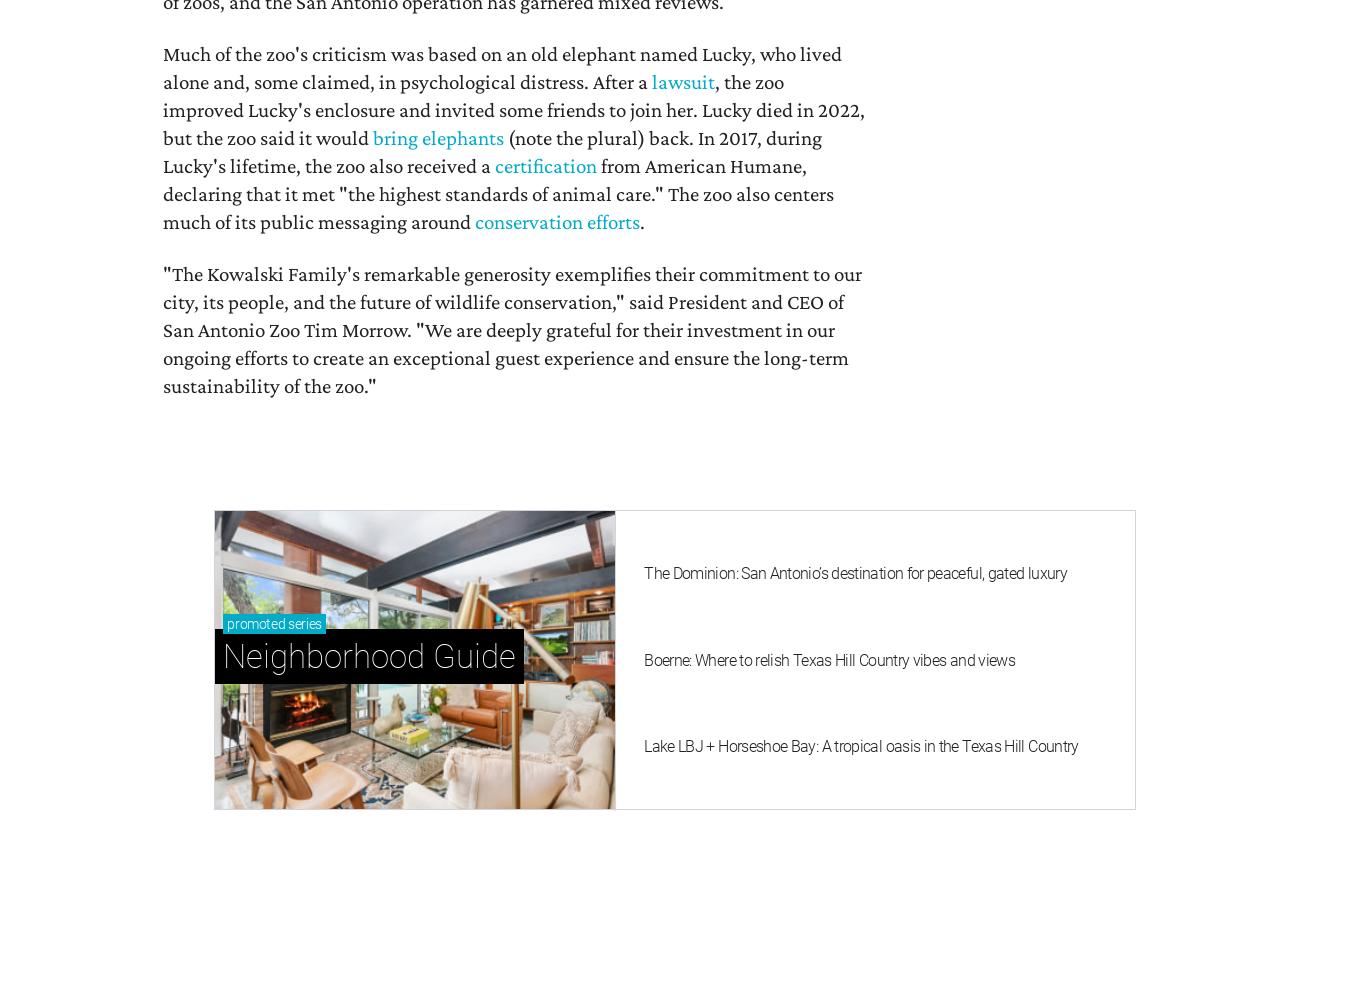 The width and height of the screenshot is (1350, 1007). Describe the element at coordinates (544, 165) in the screenshot. I see `'certification'` at that location.